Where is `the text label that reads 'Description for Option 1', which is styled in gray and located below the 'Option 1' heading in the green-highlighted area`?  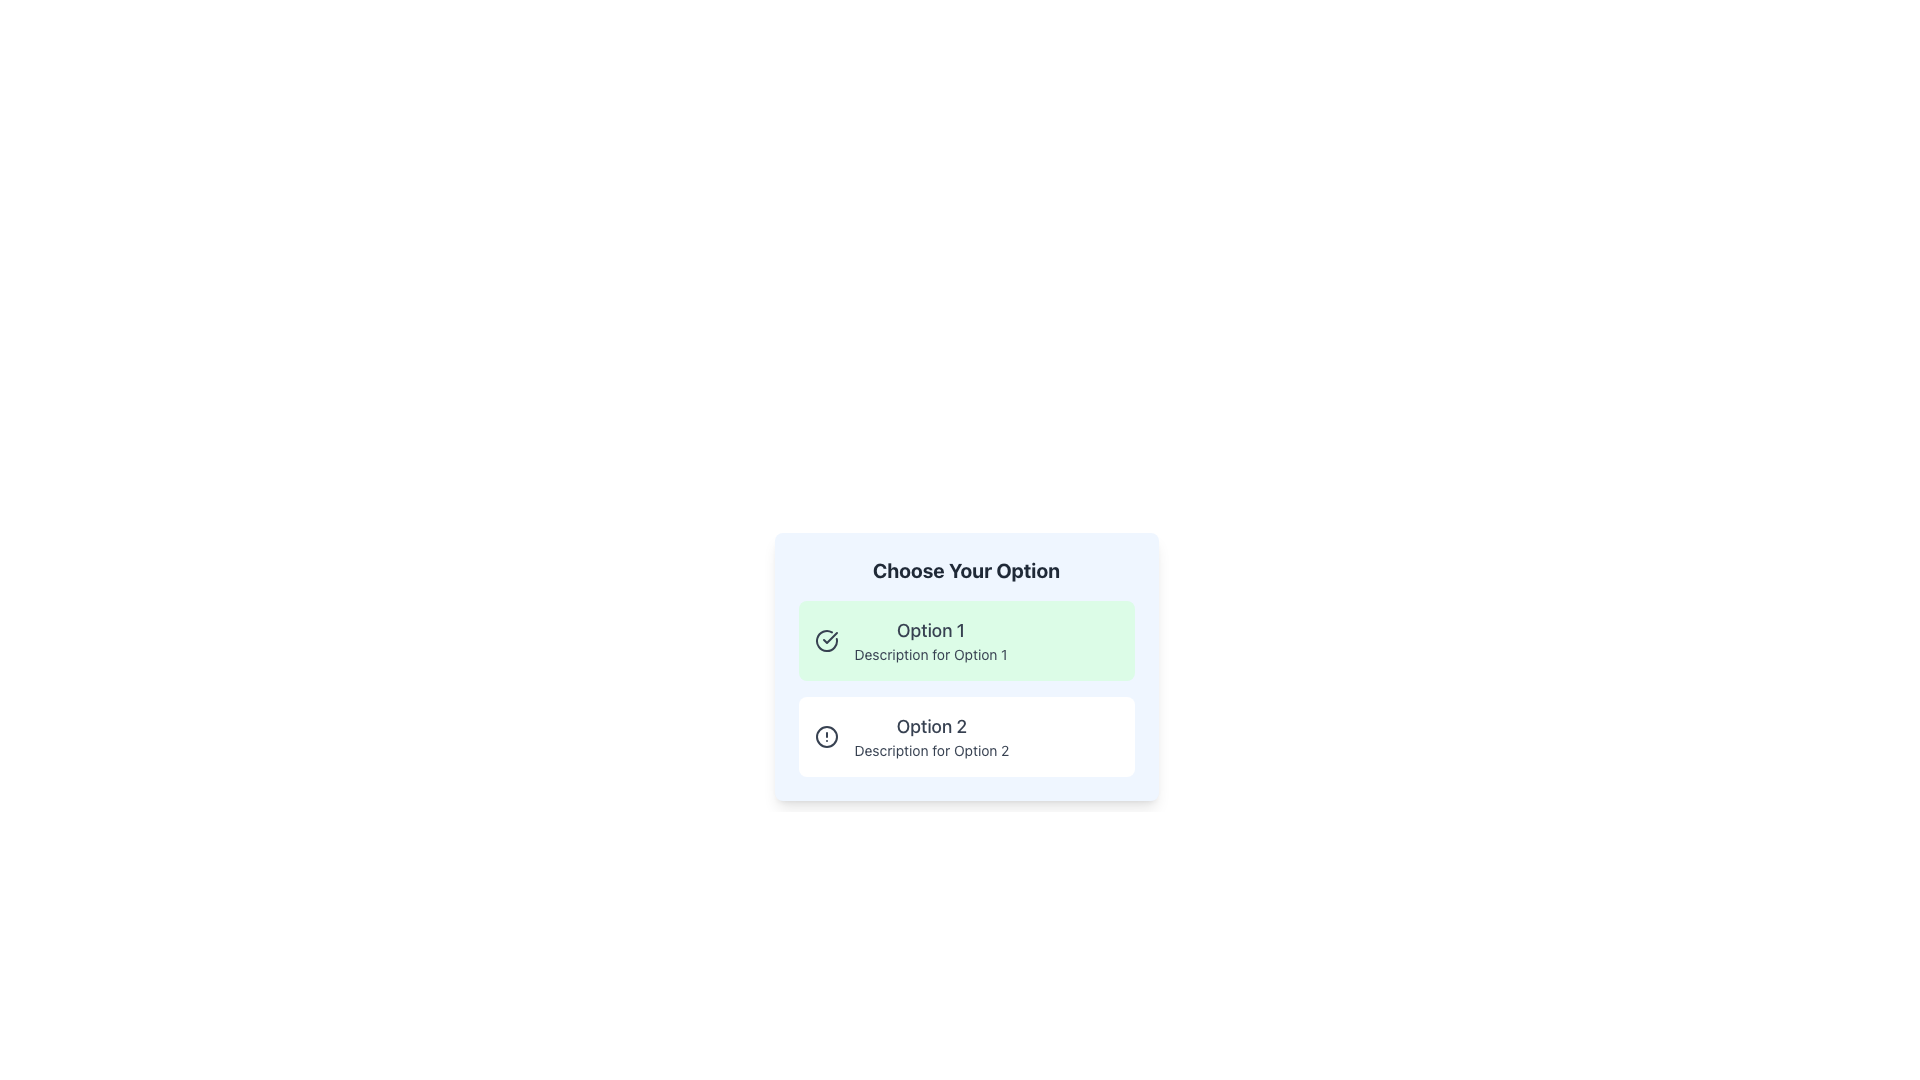
the text label that reads 'Description for Option 1', which is styled in gray and located below the 'Option 1' heading in the green-highlighted area is located at coordinates (930, 655).